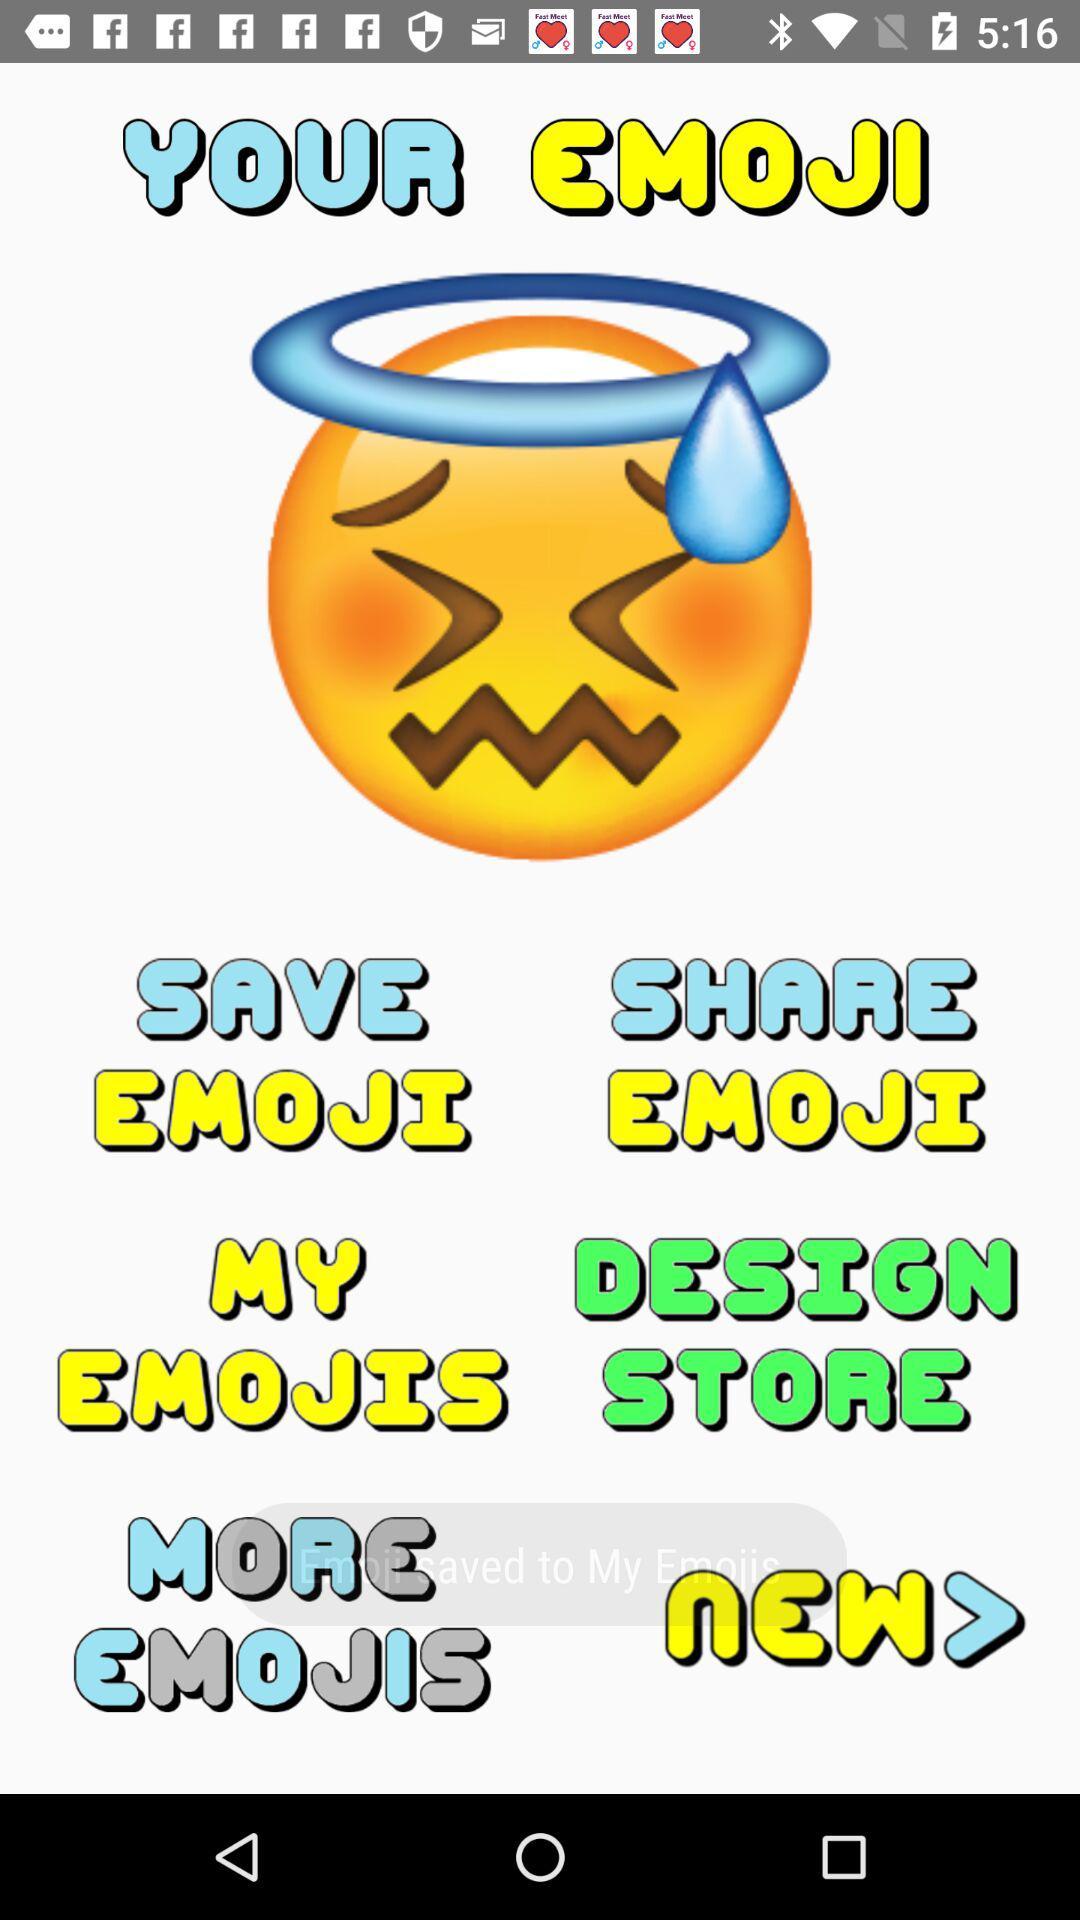  What do you see at coordinates (795, 1614) in the screenshot?
I see `new option` at bounding box center [795, 1614].